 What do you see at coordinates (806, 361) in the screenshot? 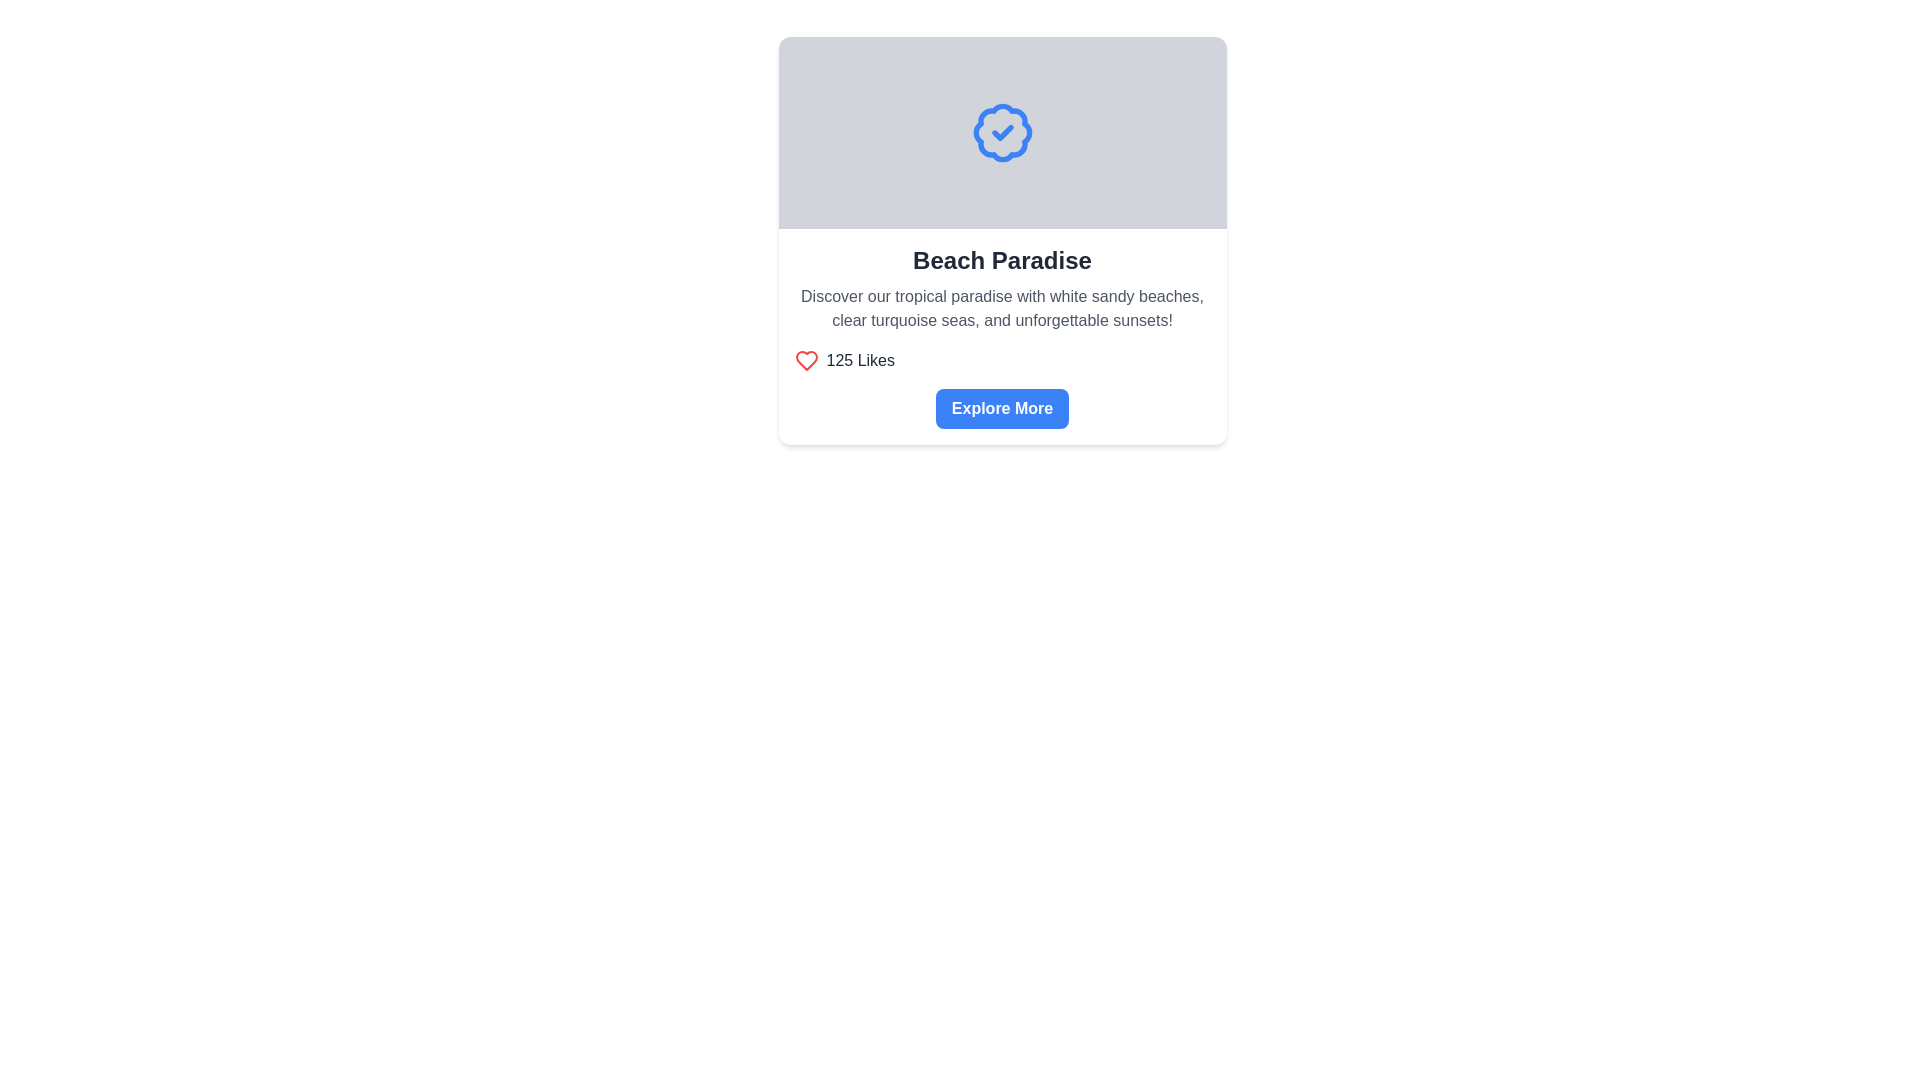
I see `the red heart icon representing a 'liked' action, which is located to the left of the '125 Likes' text within the card component` at bounding box center [806, 361].